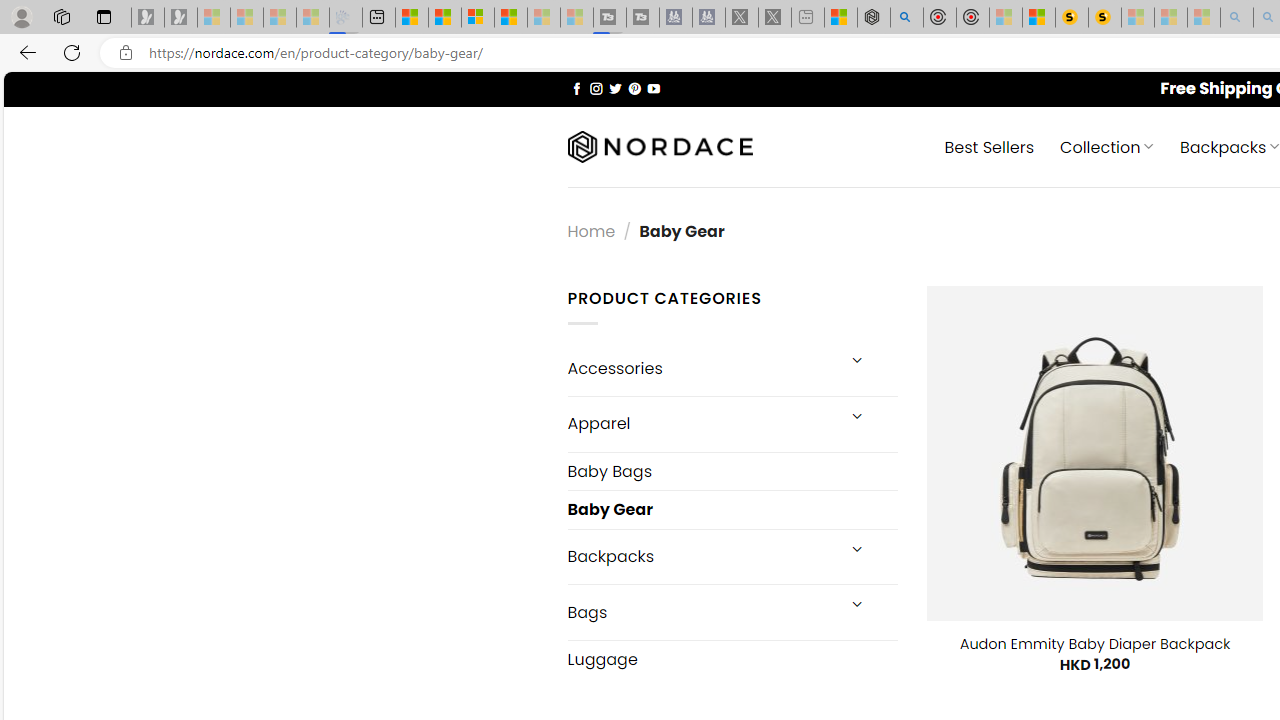 The height and width of the screenshot is (720, 1280). I want to click on 'poe - Search', so click(905, 17).